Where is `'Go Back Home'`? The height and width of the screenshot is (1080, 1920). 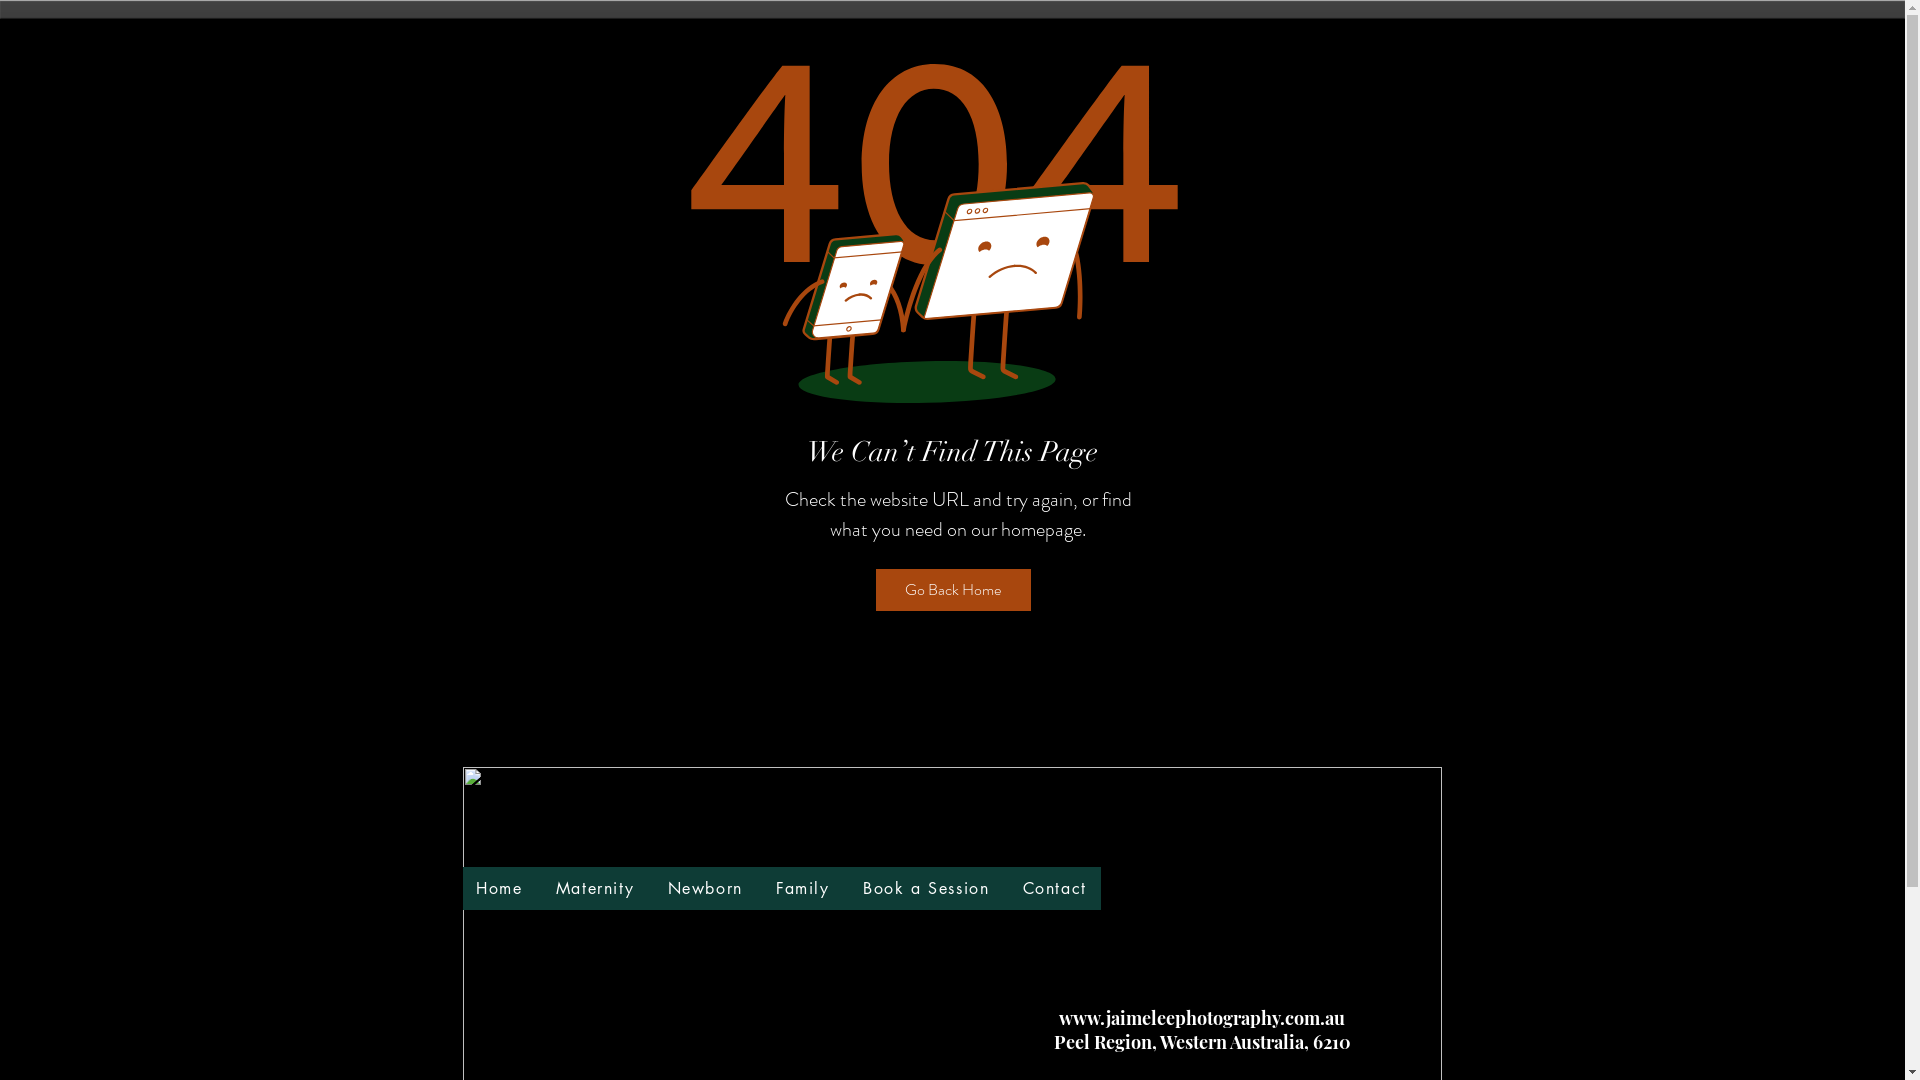 'Go Back Home' is located at coordinates (952, 589).